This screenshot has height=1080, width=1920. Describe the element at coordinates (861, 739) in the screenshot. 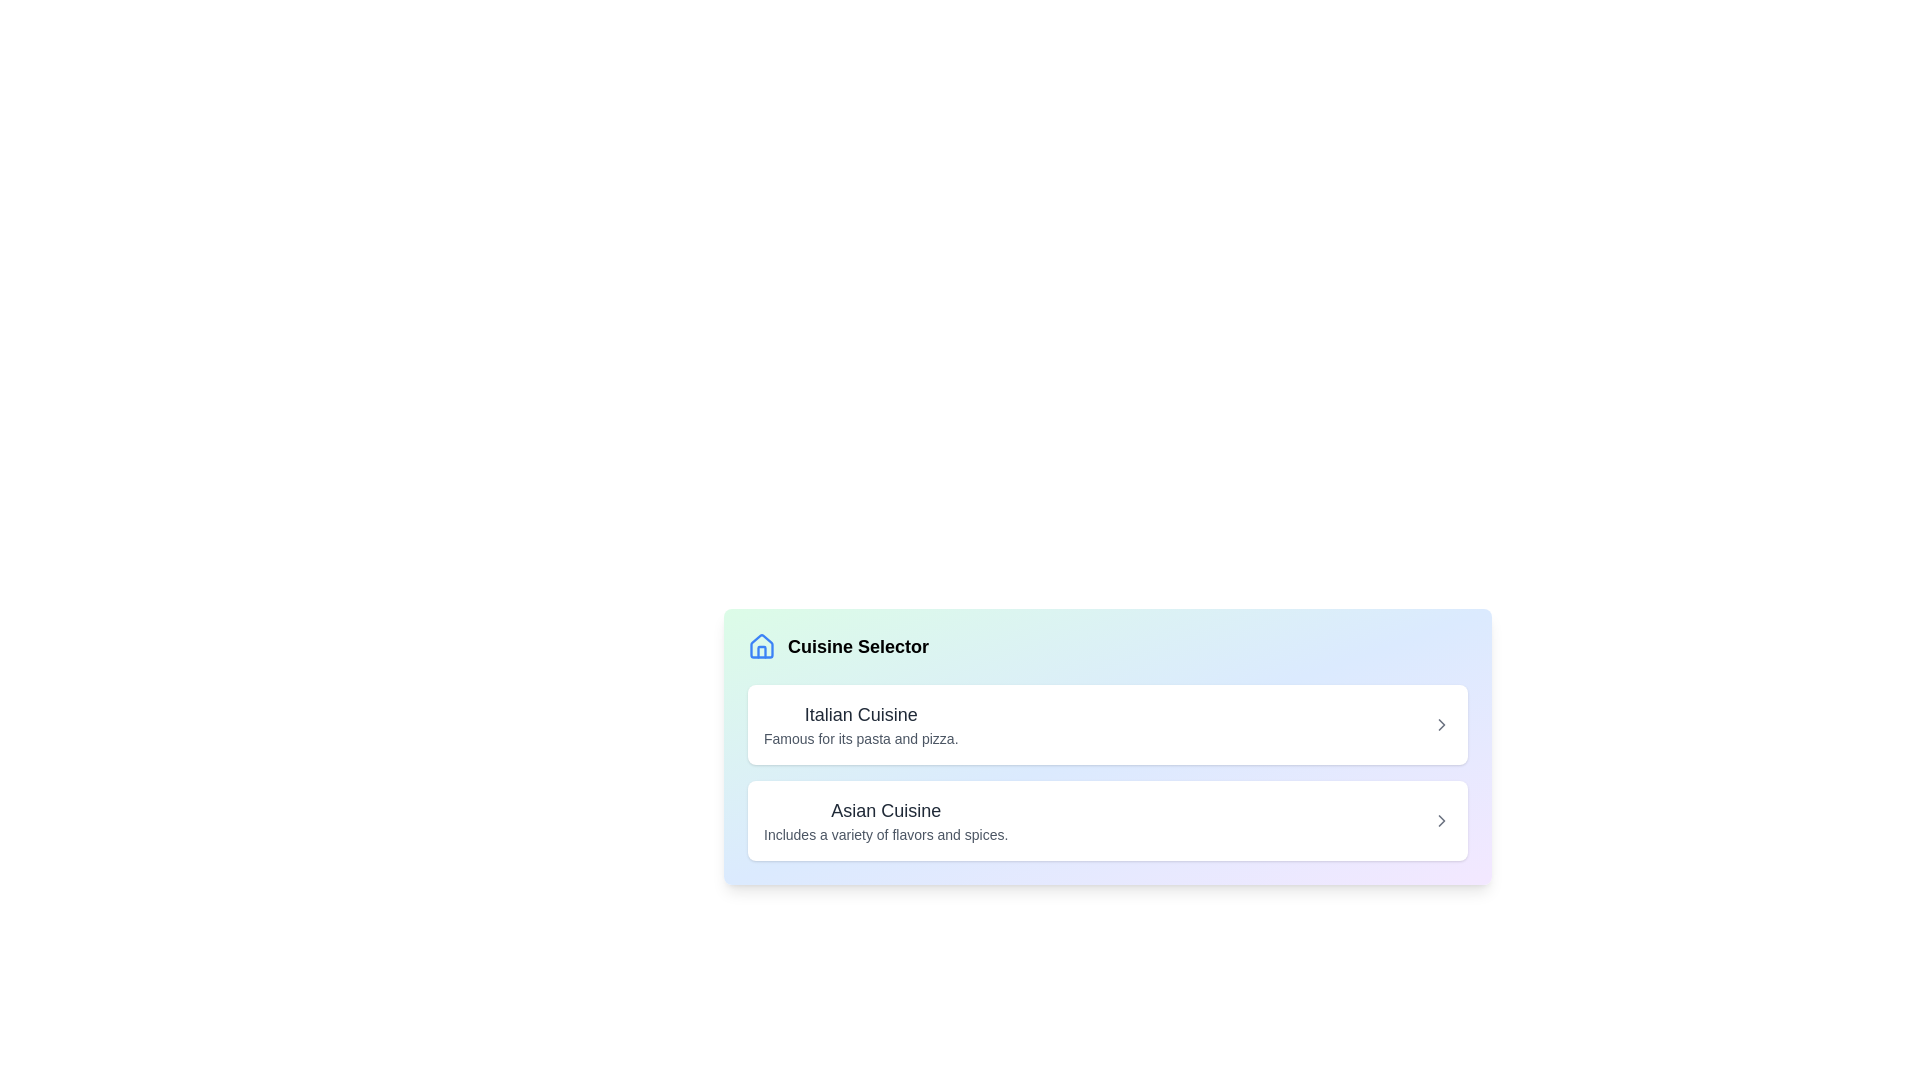

I see `the text block that states 'Famous for its pasta and pizza.', which is styled in a small font size and light gray color, positioned below the title 'Italian Cuisine'` at that location.